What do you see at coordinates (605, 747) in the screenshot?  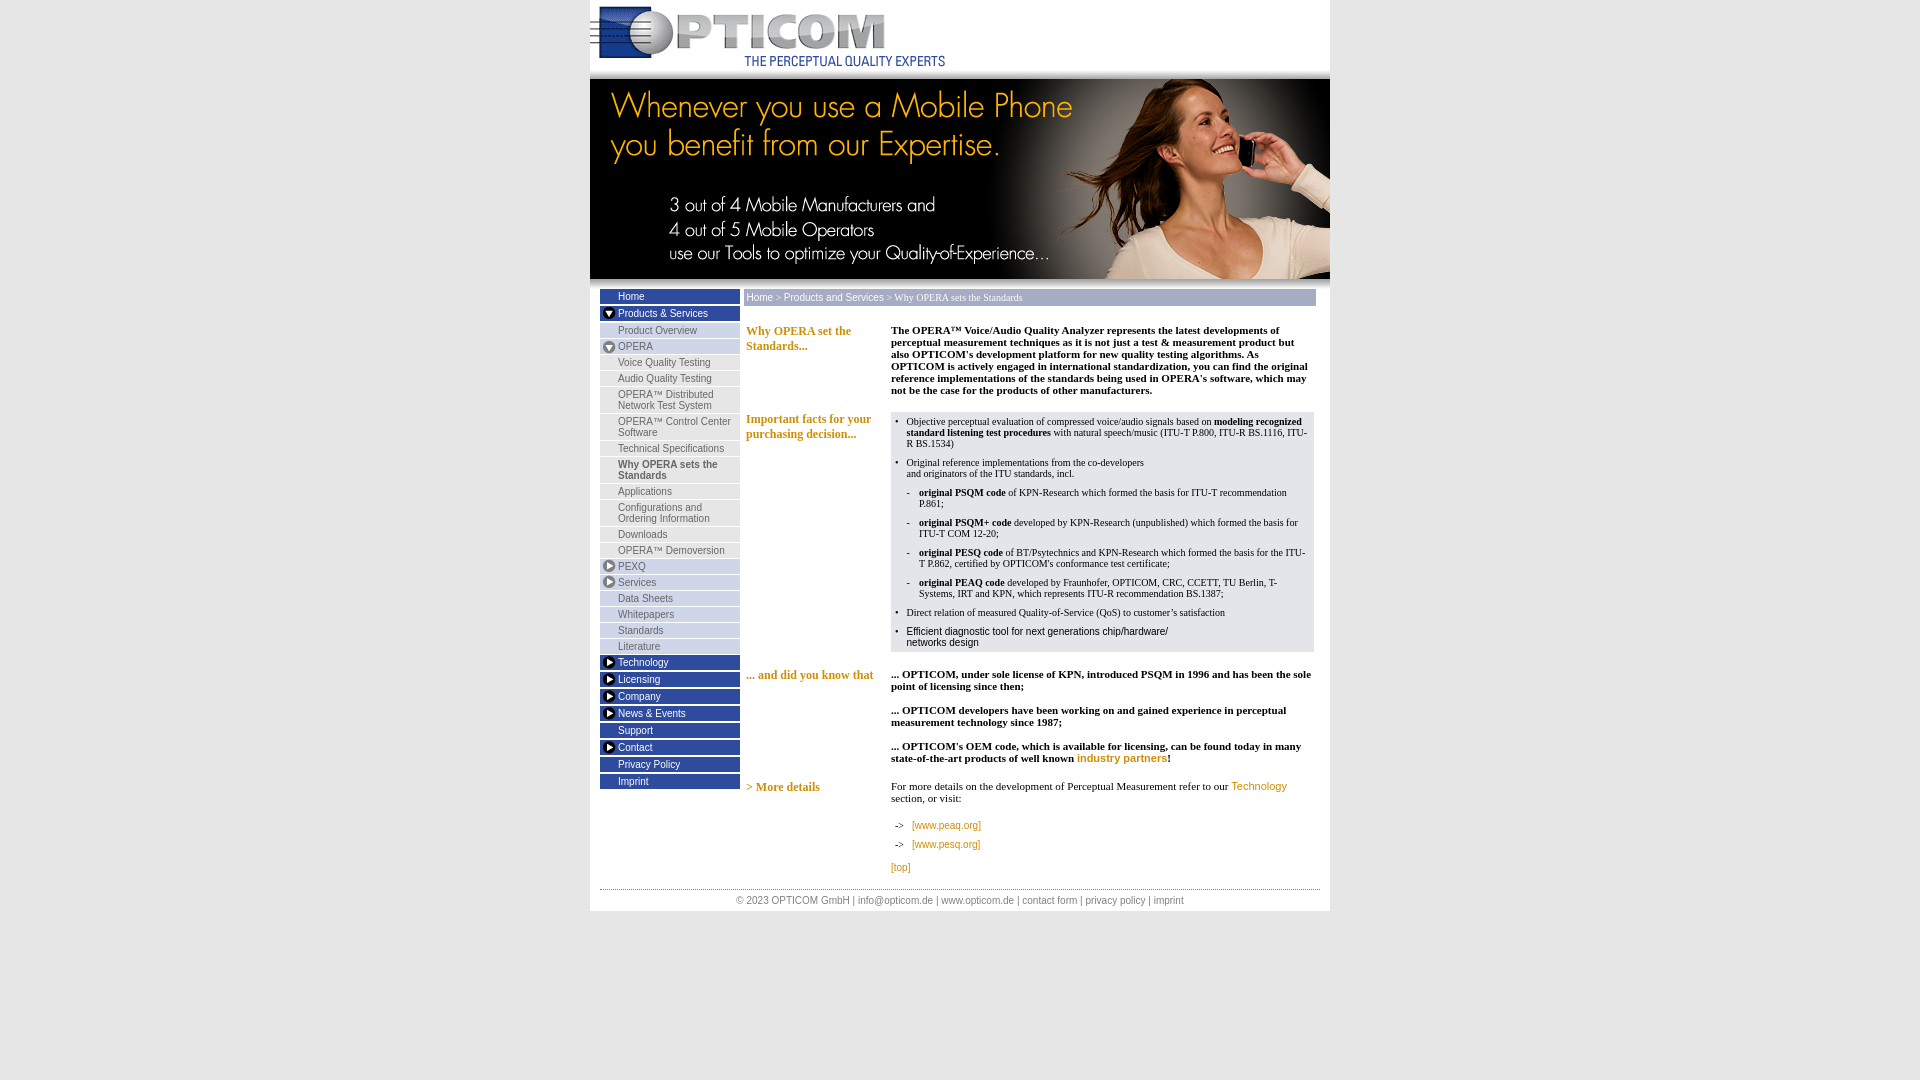 I see `'Contact'` at bounding box center [605, 747].